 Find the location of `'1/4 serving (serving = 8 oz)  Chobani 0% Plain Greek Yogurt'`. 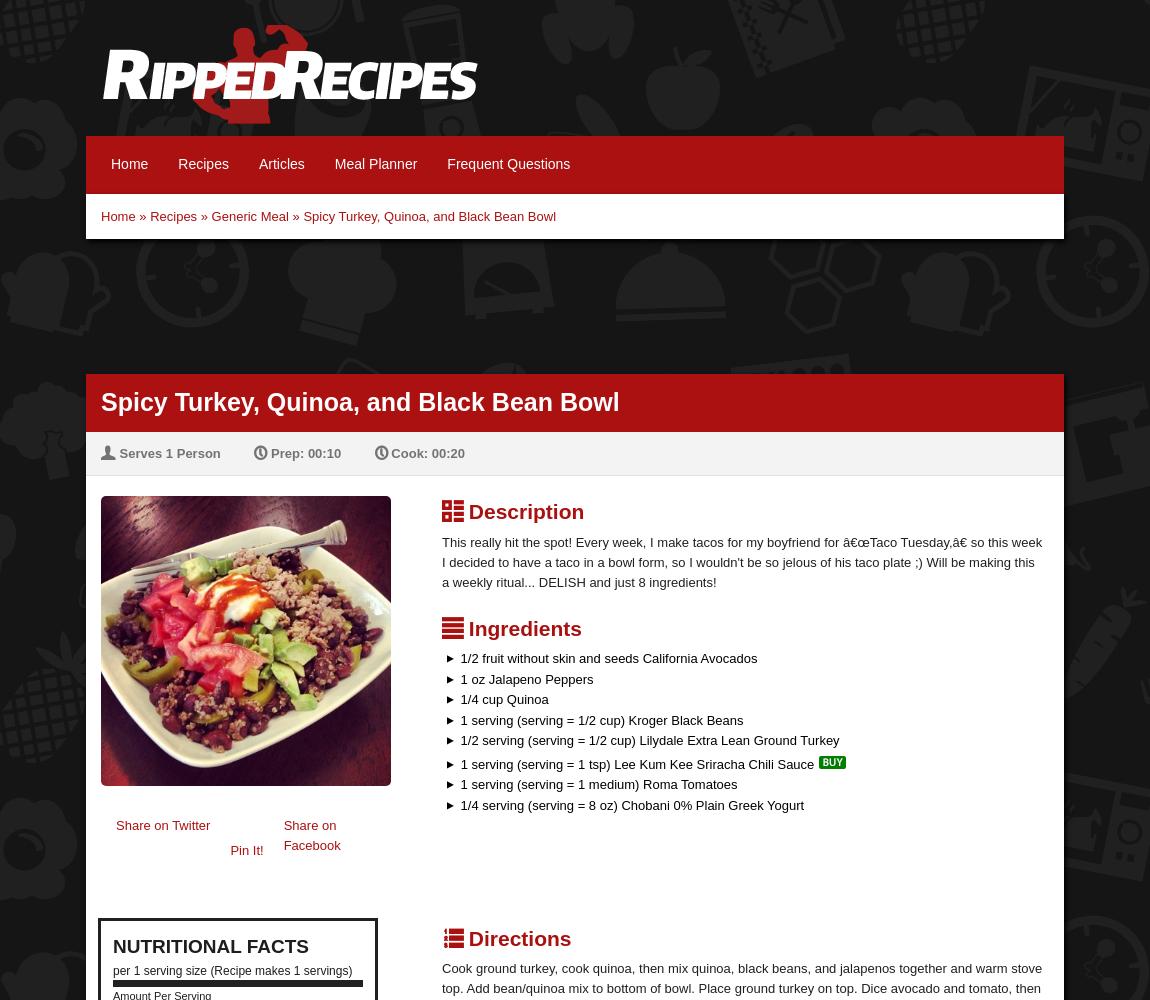

'1/4 serving (serving = 8 oz)  Chobani 0% Plain Greek Yogurt' is located at coordinates (629, 804).